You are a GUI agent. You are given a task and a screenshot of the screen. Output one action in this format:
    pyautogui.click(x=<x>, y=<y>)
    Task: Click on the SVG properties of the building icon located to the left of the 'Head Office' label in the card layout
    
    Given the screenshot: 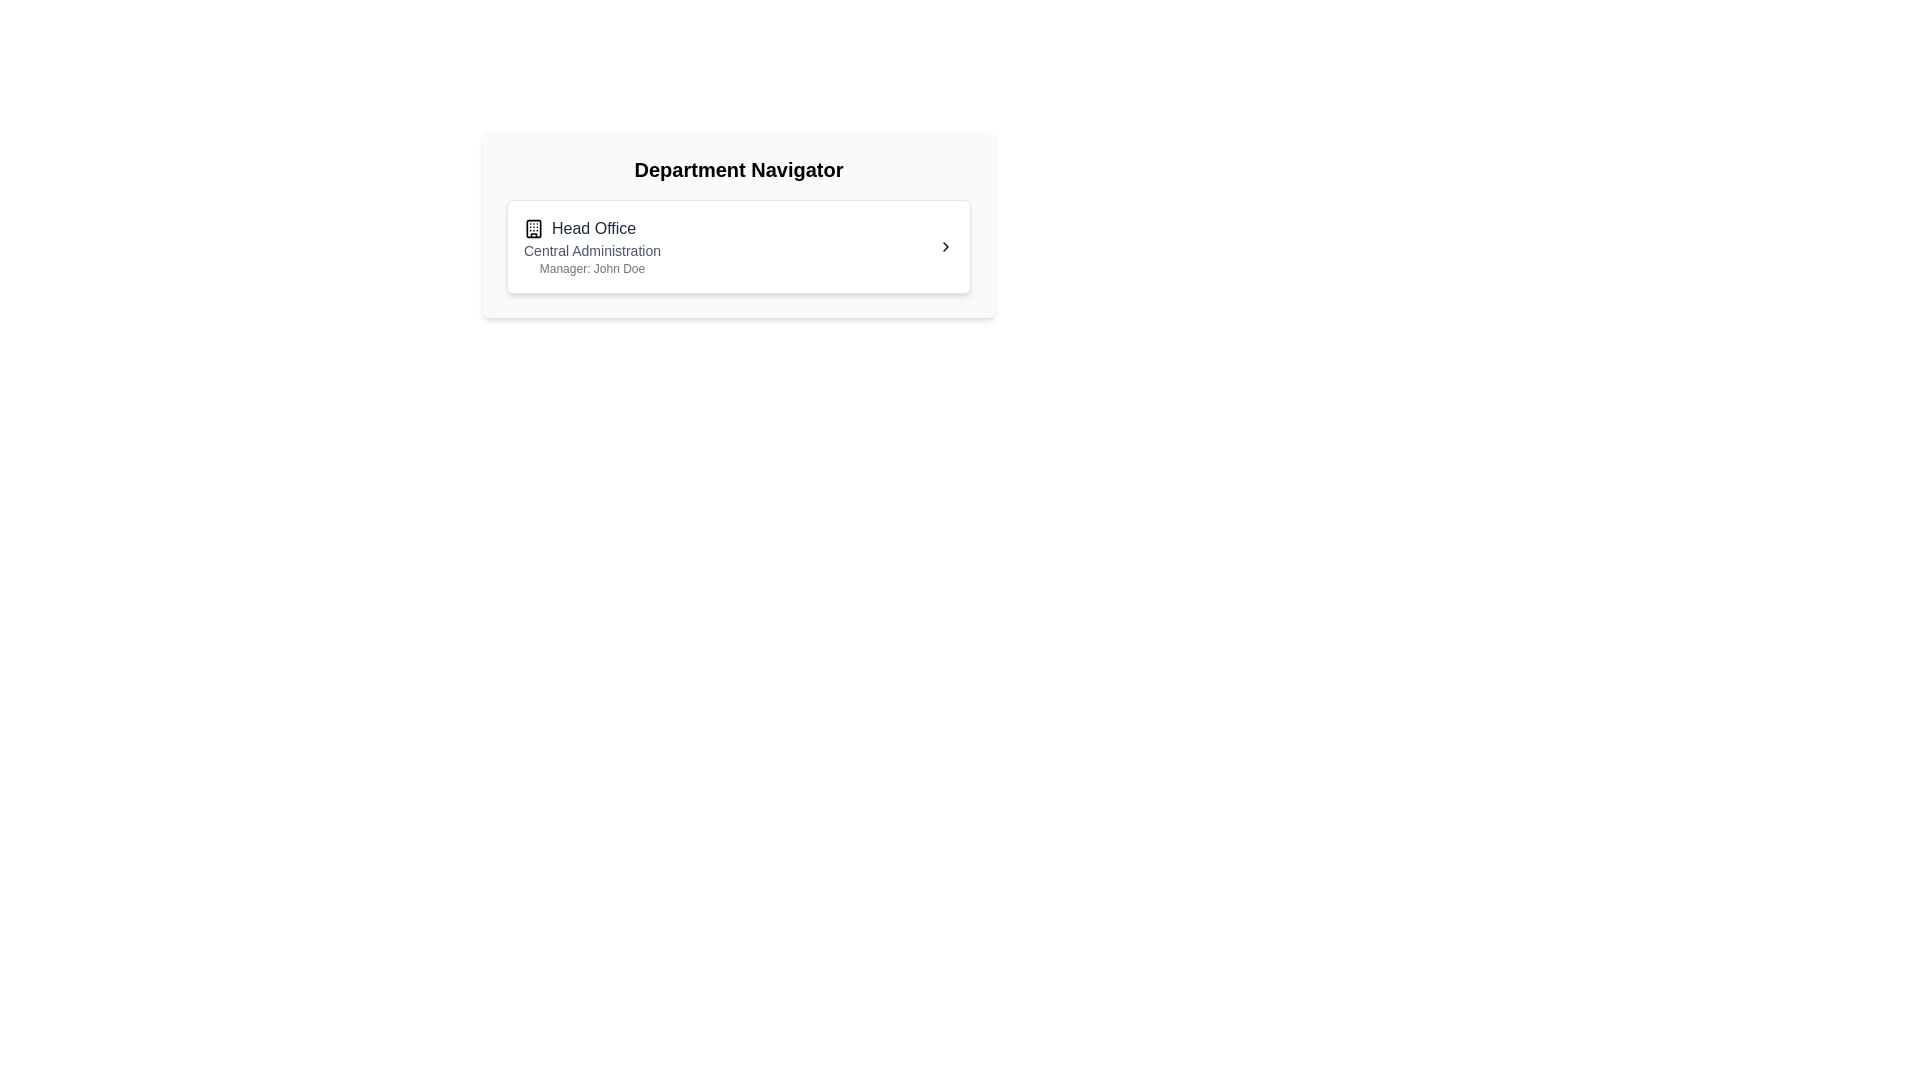 What is the action you would take?
    pyautogui.click(x=533, y=227)
    